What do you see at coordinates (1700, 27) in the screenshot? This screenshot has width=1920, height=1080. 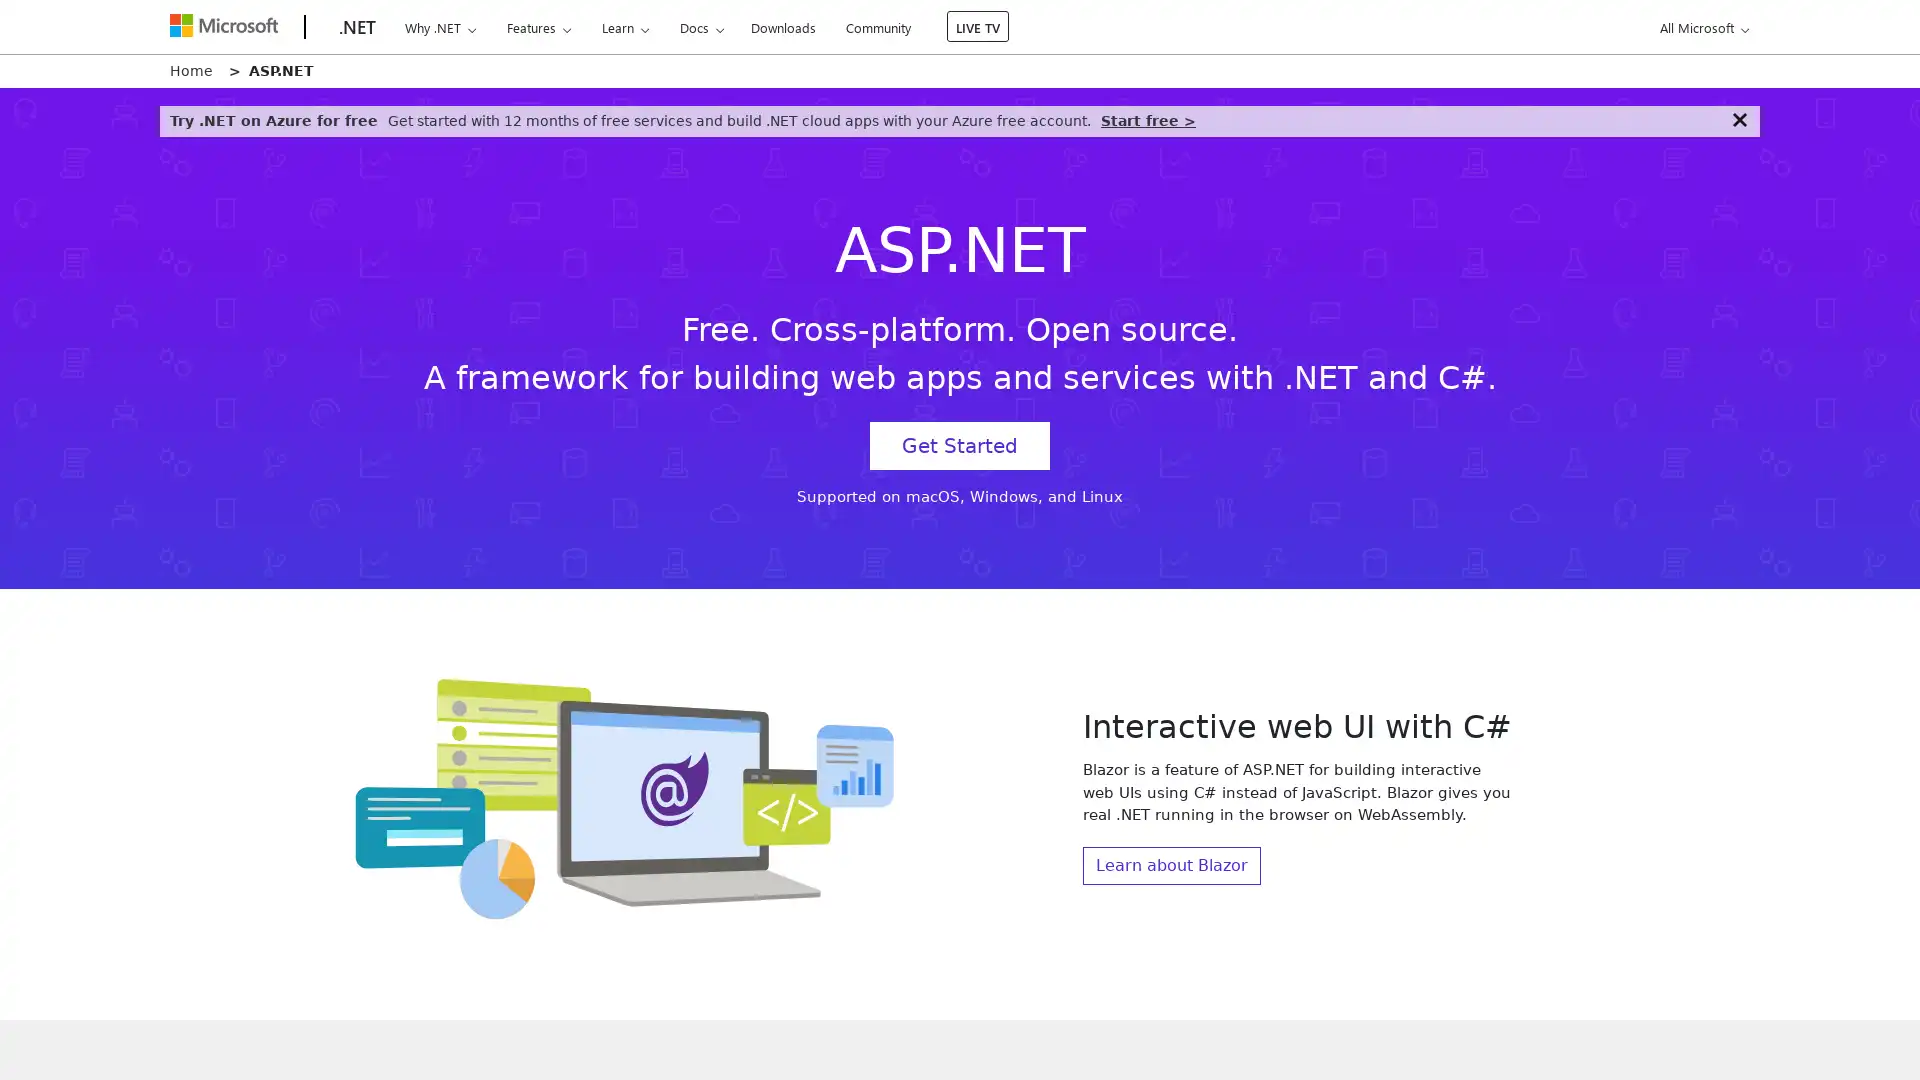 I see `All Microsoft expand to see list of Microsoft products and services` at bounding box center [1700, 27].